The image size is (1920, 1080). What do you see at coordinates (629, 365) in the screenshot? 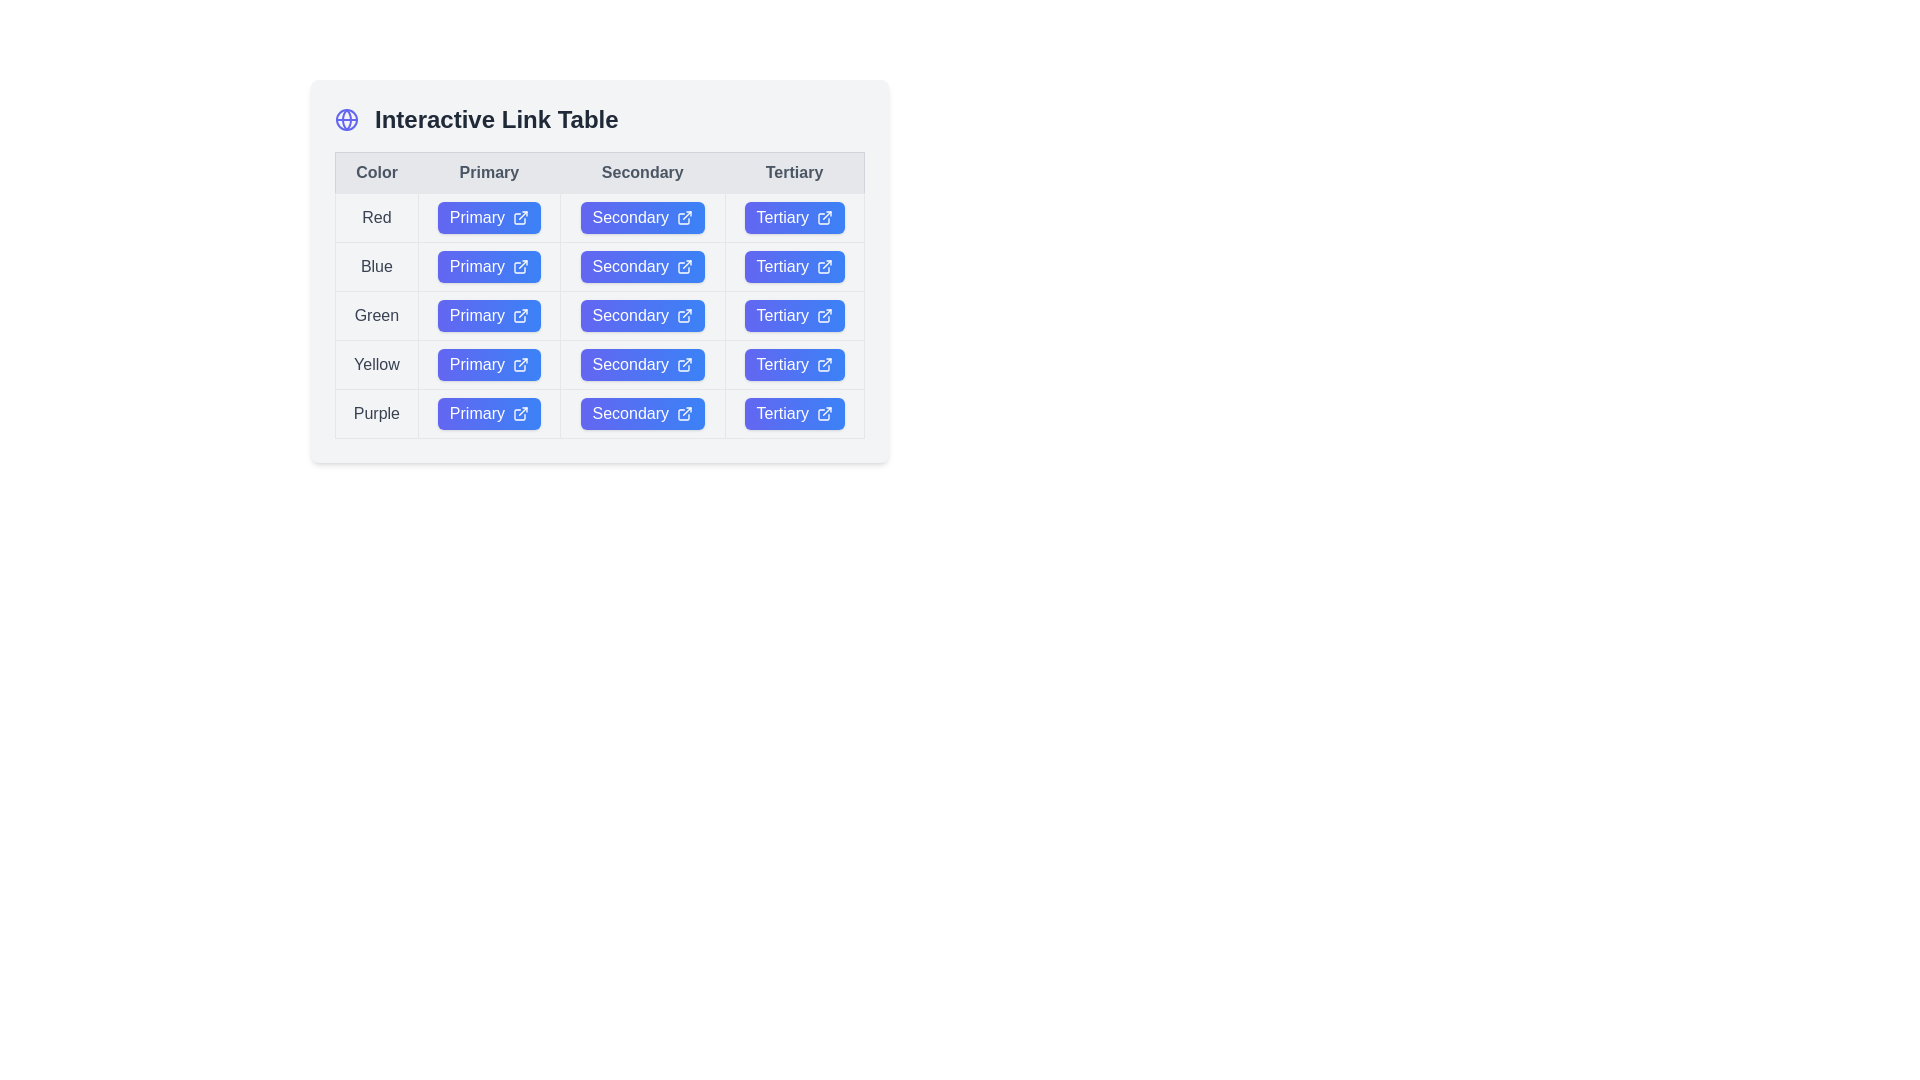
I see `the 'Secondary' text label within the button component located in the 'Yellow' row of the table, specifically in the 'Secondary' column and to the left of the external link icon` at bounding box center [629, 365].